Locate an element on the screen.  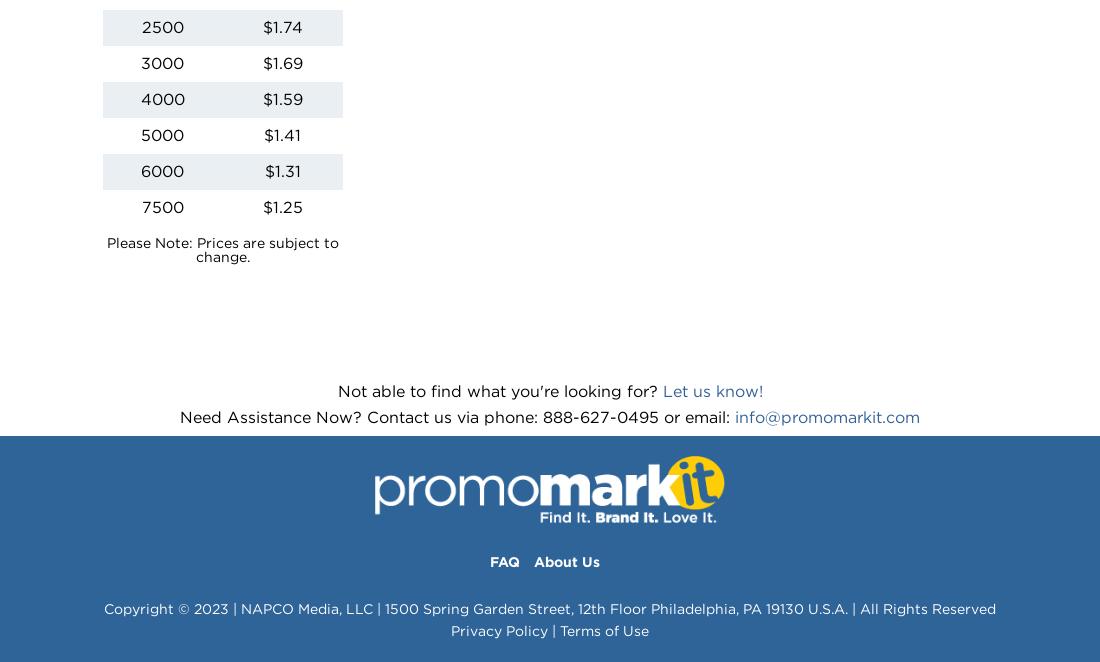
'Terms of Use' is located at coordinates (603, 630).